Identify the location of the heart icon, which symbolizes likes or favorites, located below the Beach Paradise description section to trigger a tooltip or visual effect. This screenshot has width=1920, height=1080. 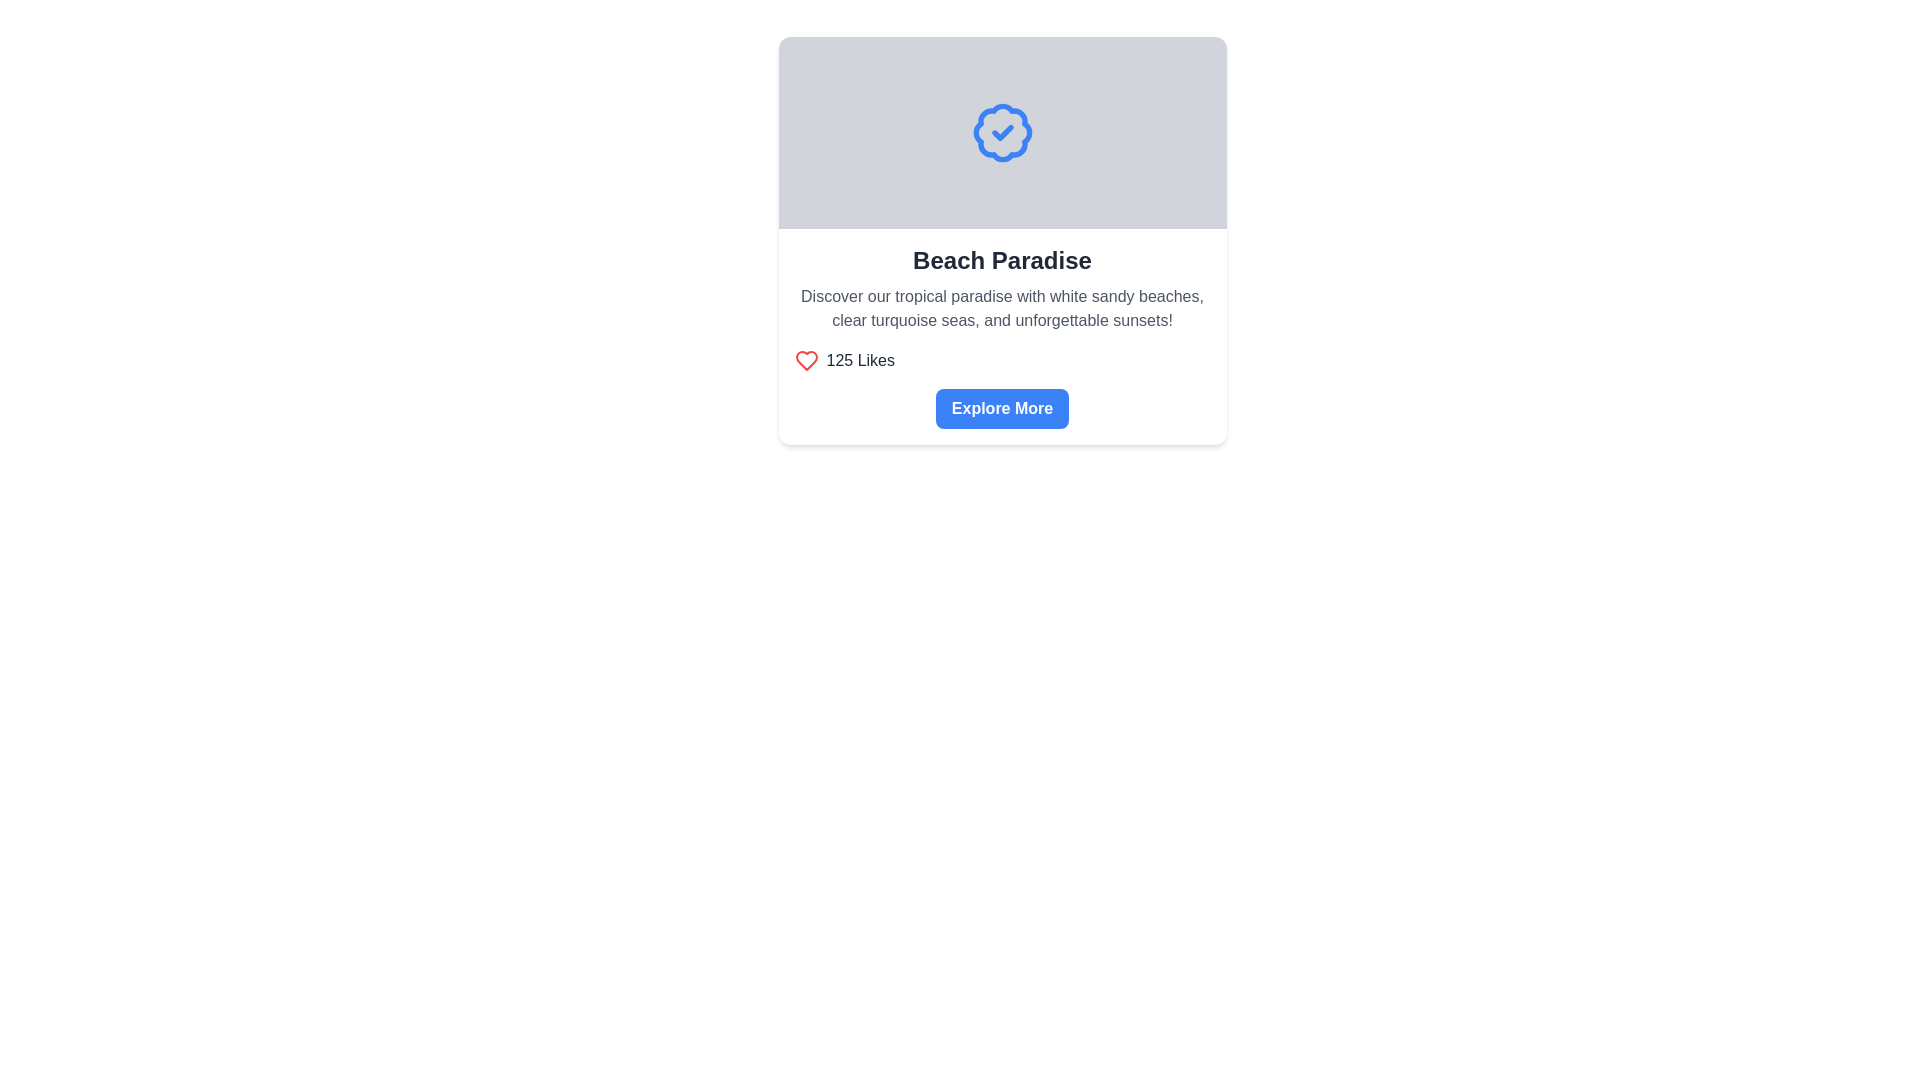
(806, 361).